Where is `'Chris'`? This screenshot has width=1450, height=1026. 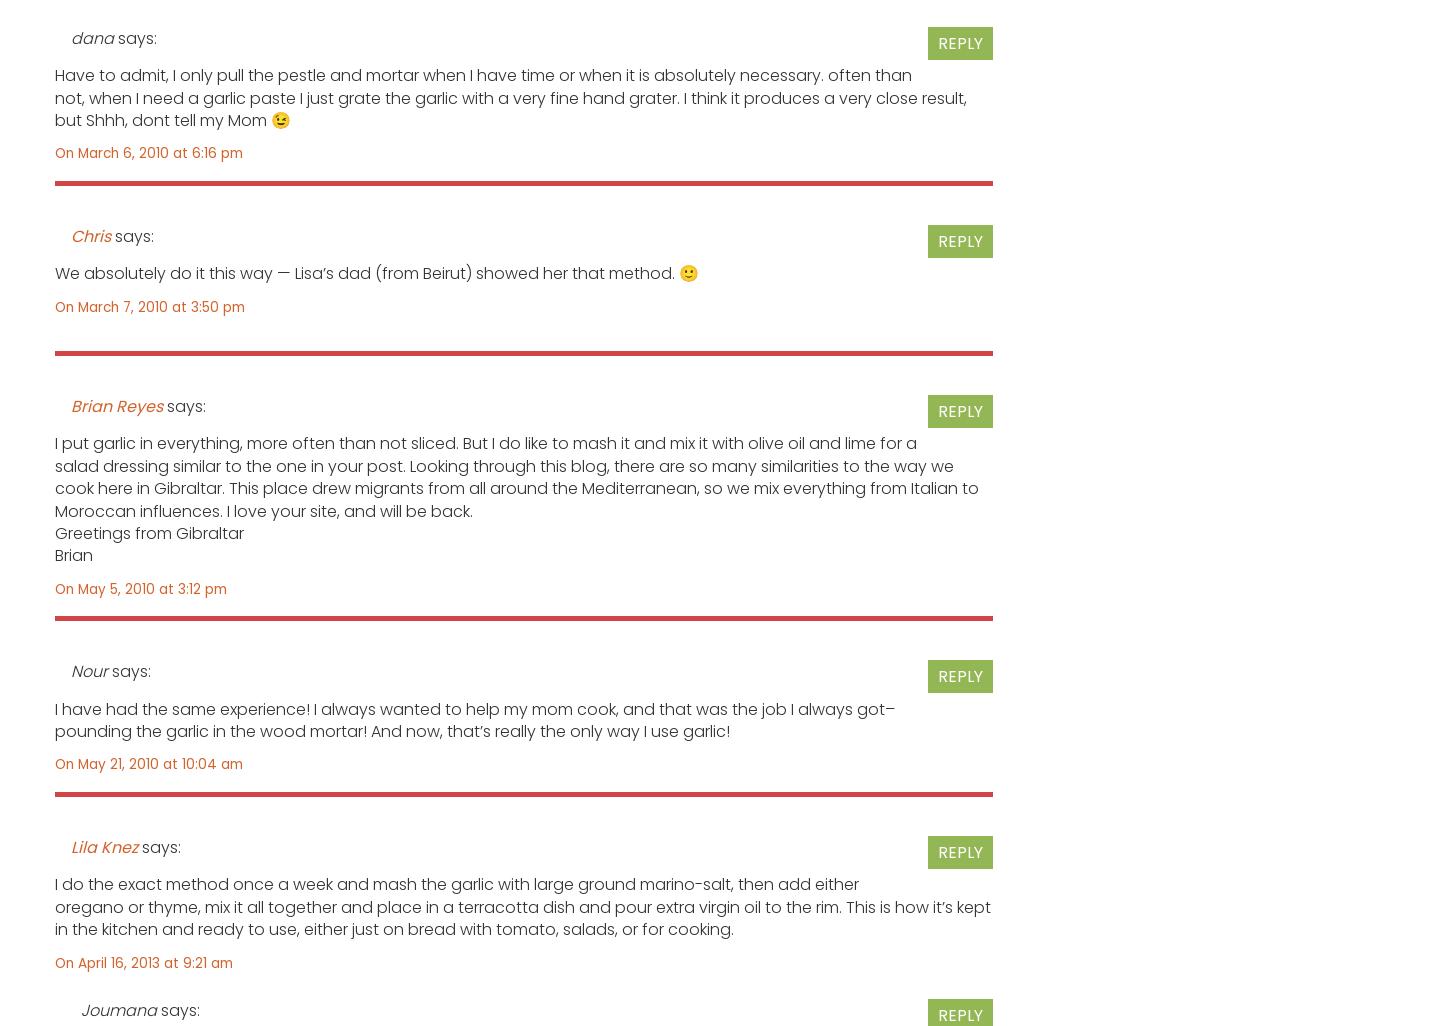 'Chris' is located at coordinates (71, 235).